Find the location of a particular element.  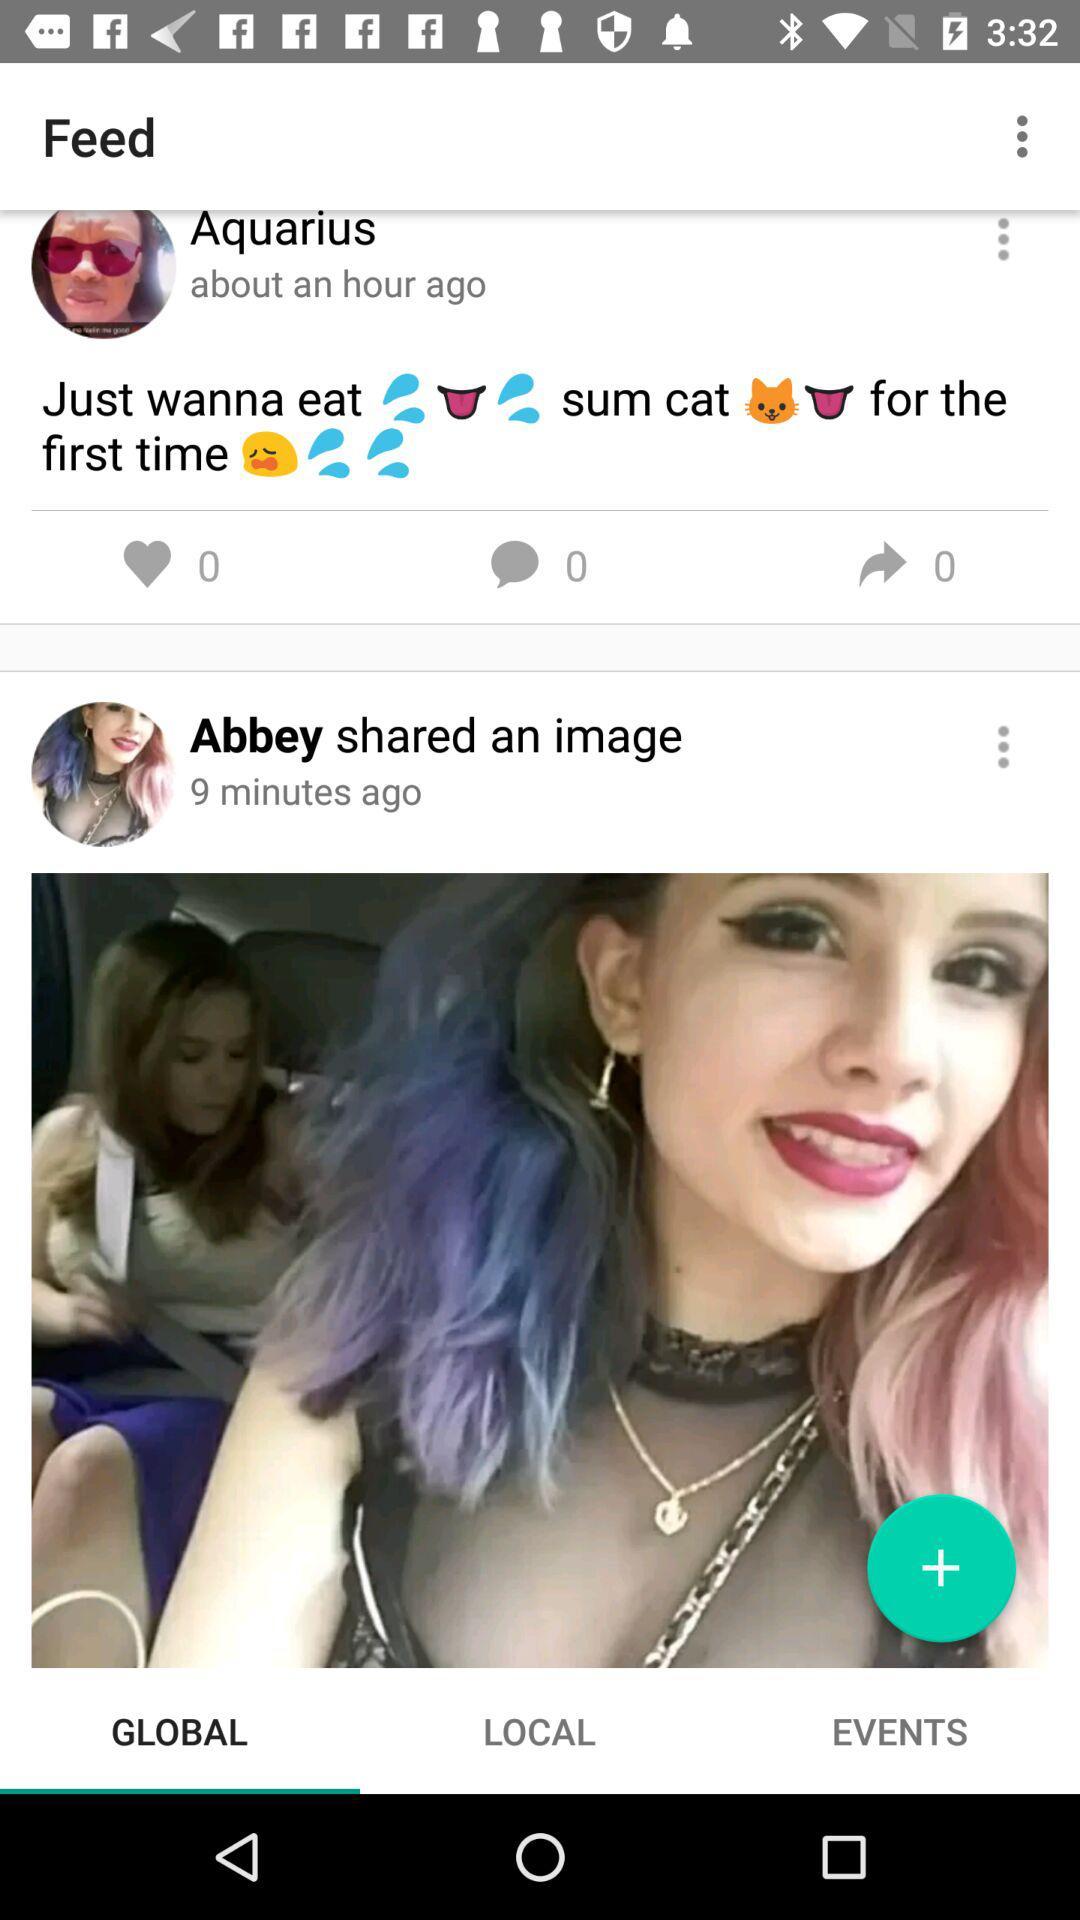

user profile is located at coordinates (103, 273).